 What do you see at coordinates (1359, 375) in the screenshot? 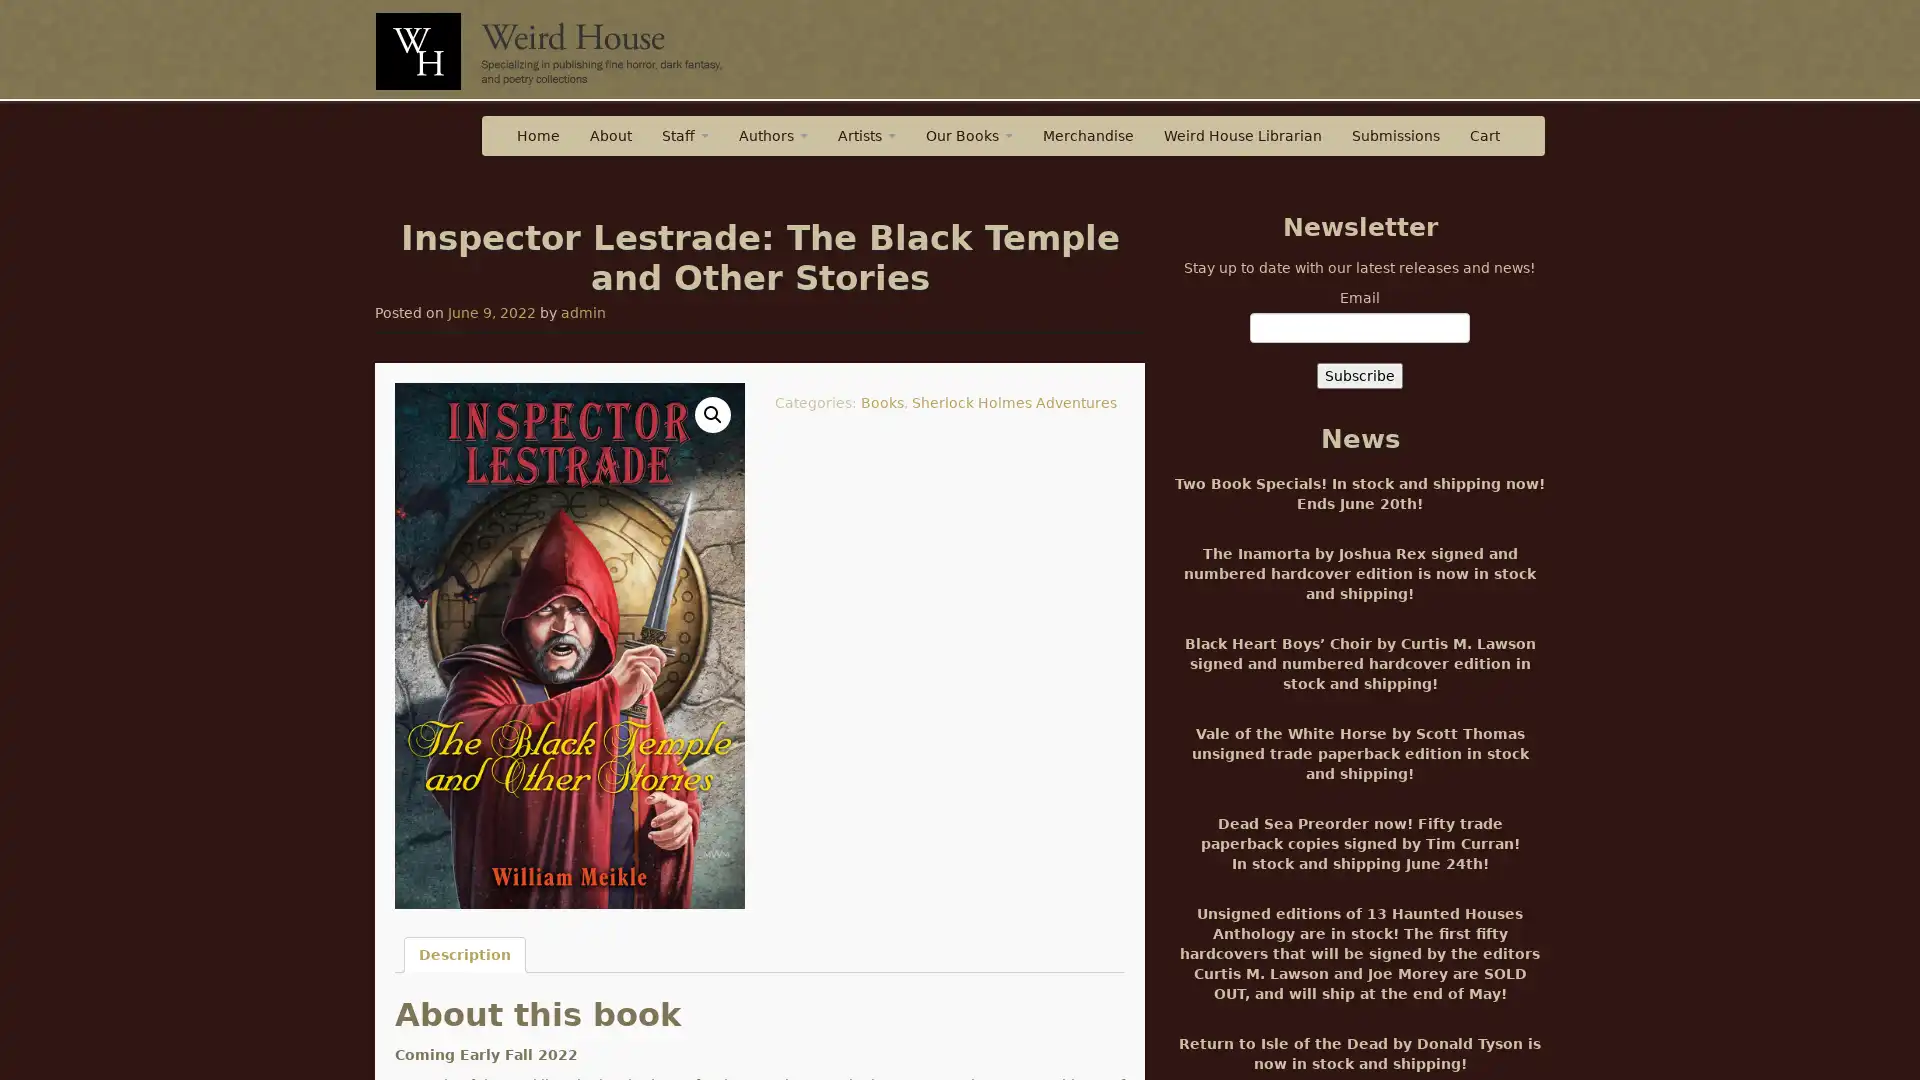
I see `Subscribe` at bounding box center [1359, 375].